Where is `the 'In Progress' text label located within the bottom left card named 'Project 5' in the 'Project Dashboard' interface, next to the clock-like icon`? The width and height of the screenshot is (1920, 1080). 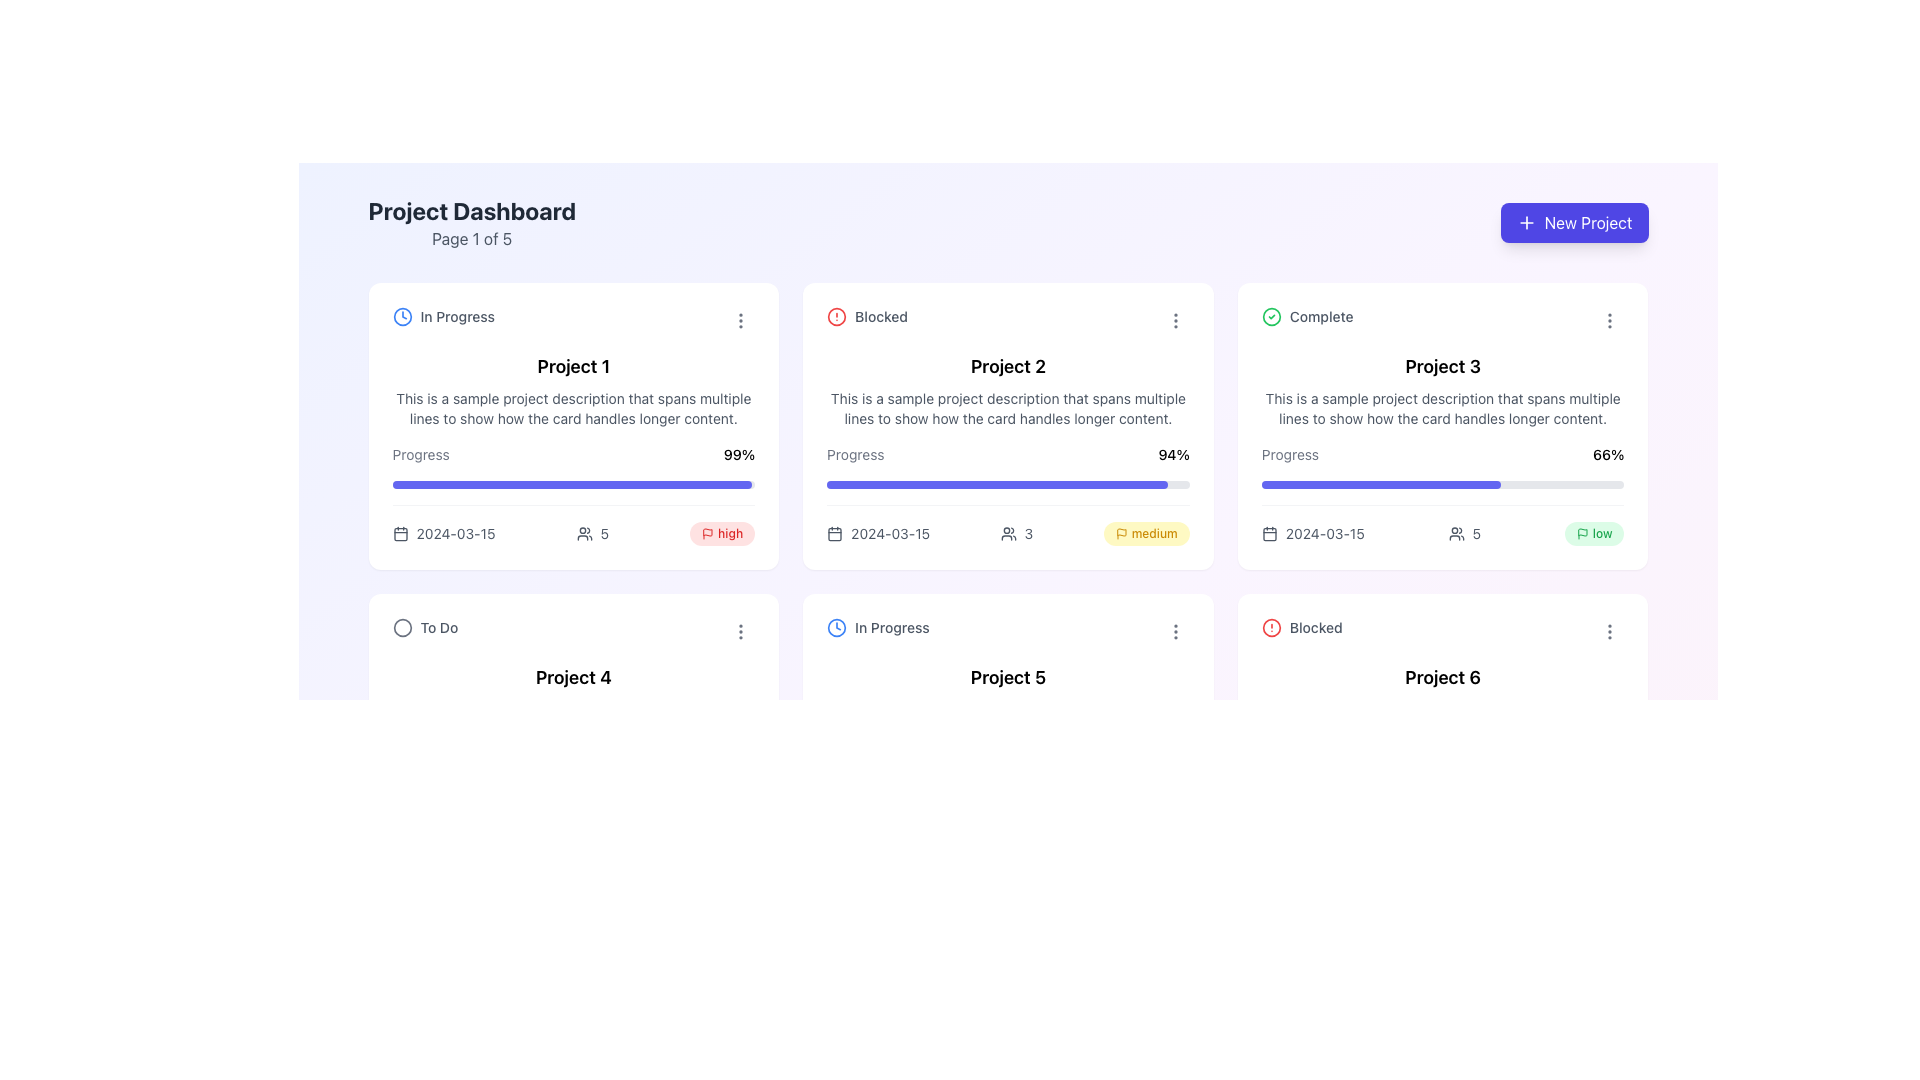
the 'In Progress' text label located within the bottom left card named 'Project 5' in the 'Project Dashboard' interface, next to the clock-like icon is located at coordinates (891, 627).